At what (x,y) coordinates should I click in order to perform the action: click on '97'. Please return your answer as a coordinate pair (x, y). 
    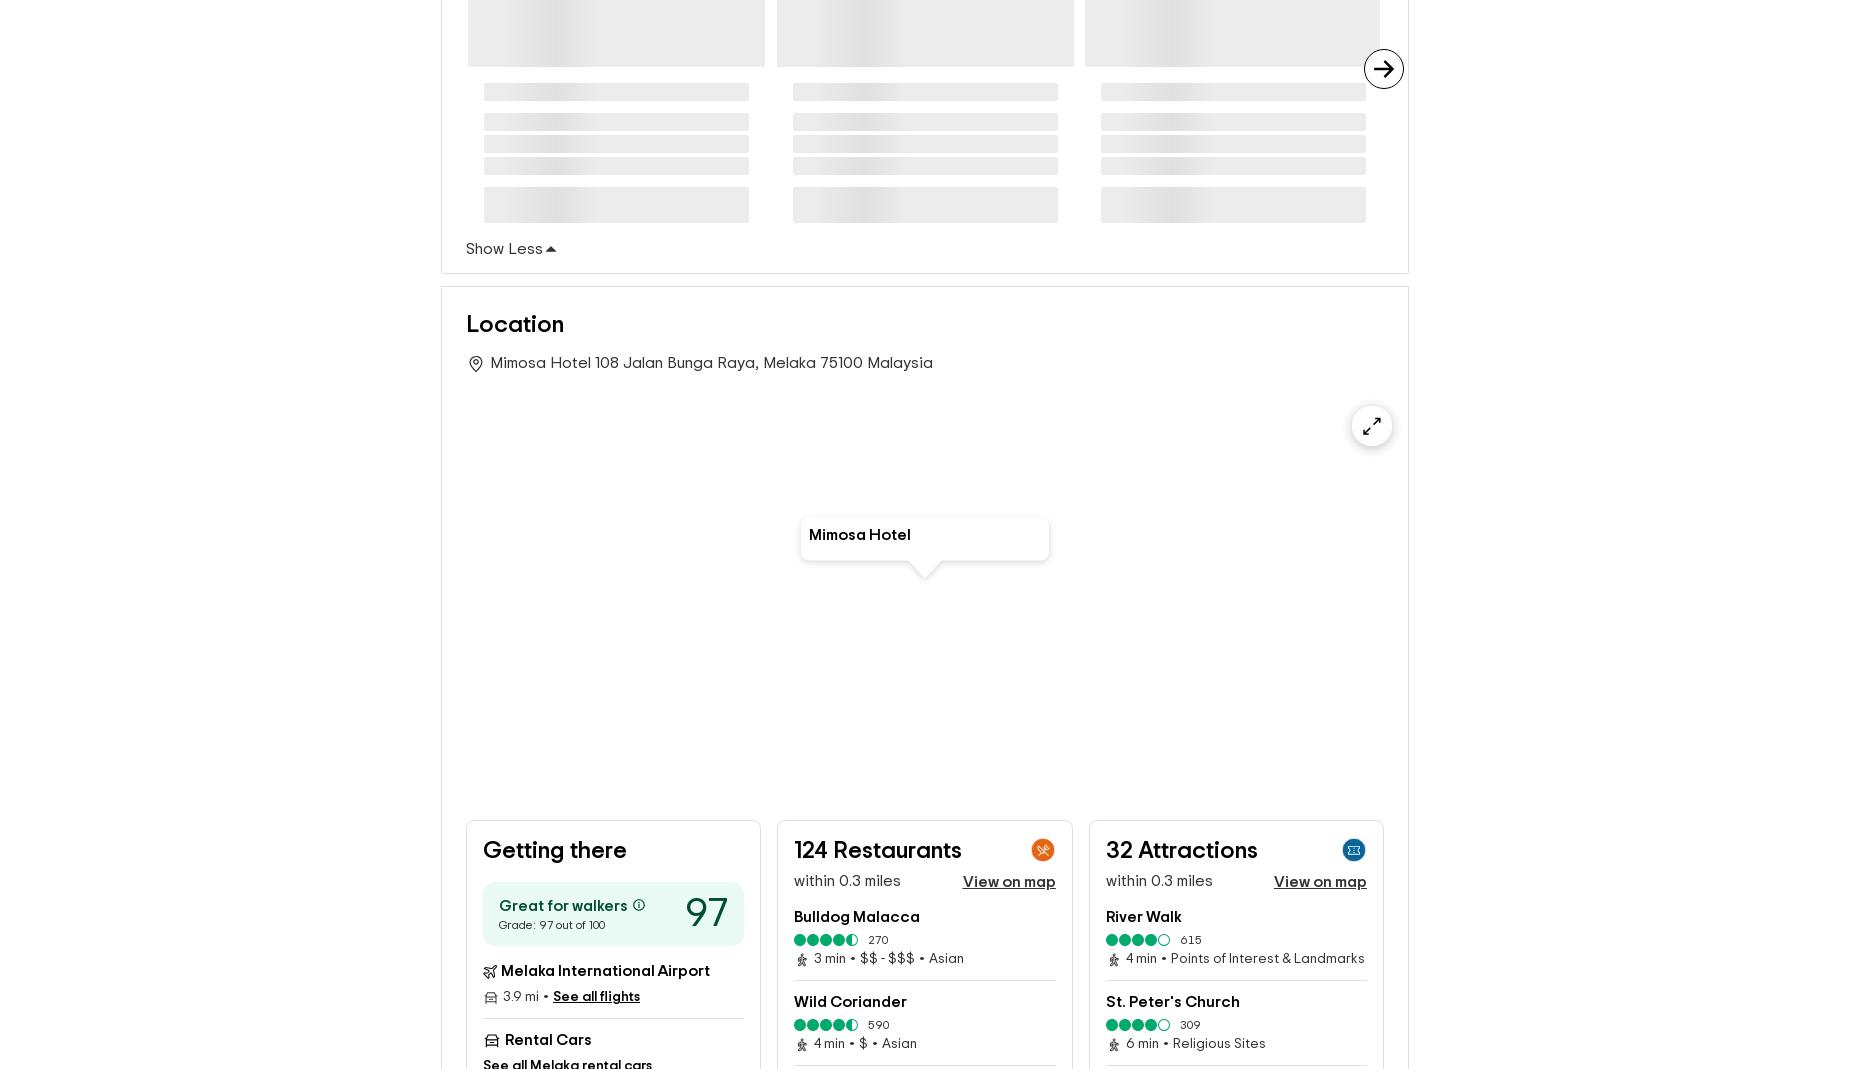
    Looking at the image, I should click on (685, 912).